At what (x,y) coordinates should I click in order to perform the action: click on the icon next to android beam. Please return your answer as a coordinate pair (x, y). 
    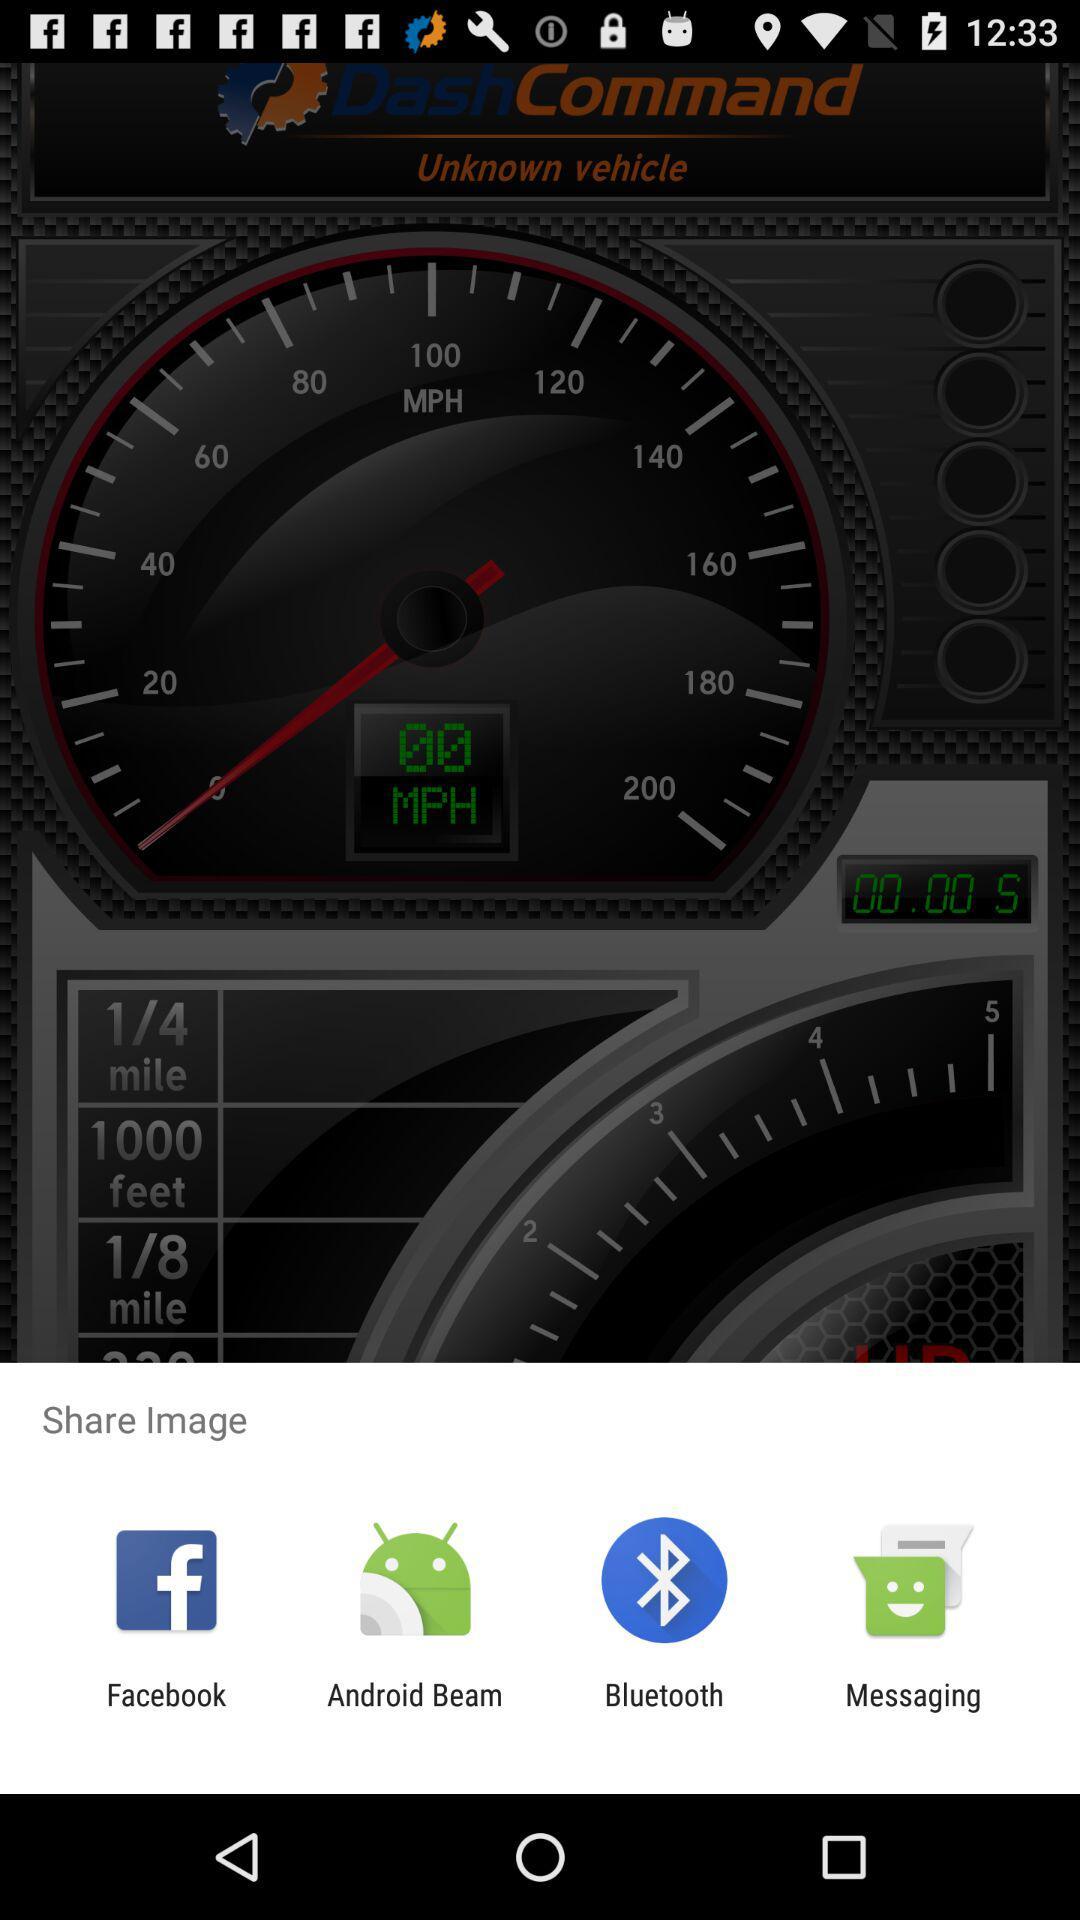
    Looking at the image, I should click on (664, 1711).